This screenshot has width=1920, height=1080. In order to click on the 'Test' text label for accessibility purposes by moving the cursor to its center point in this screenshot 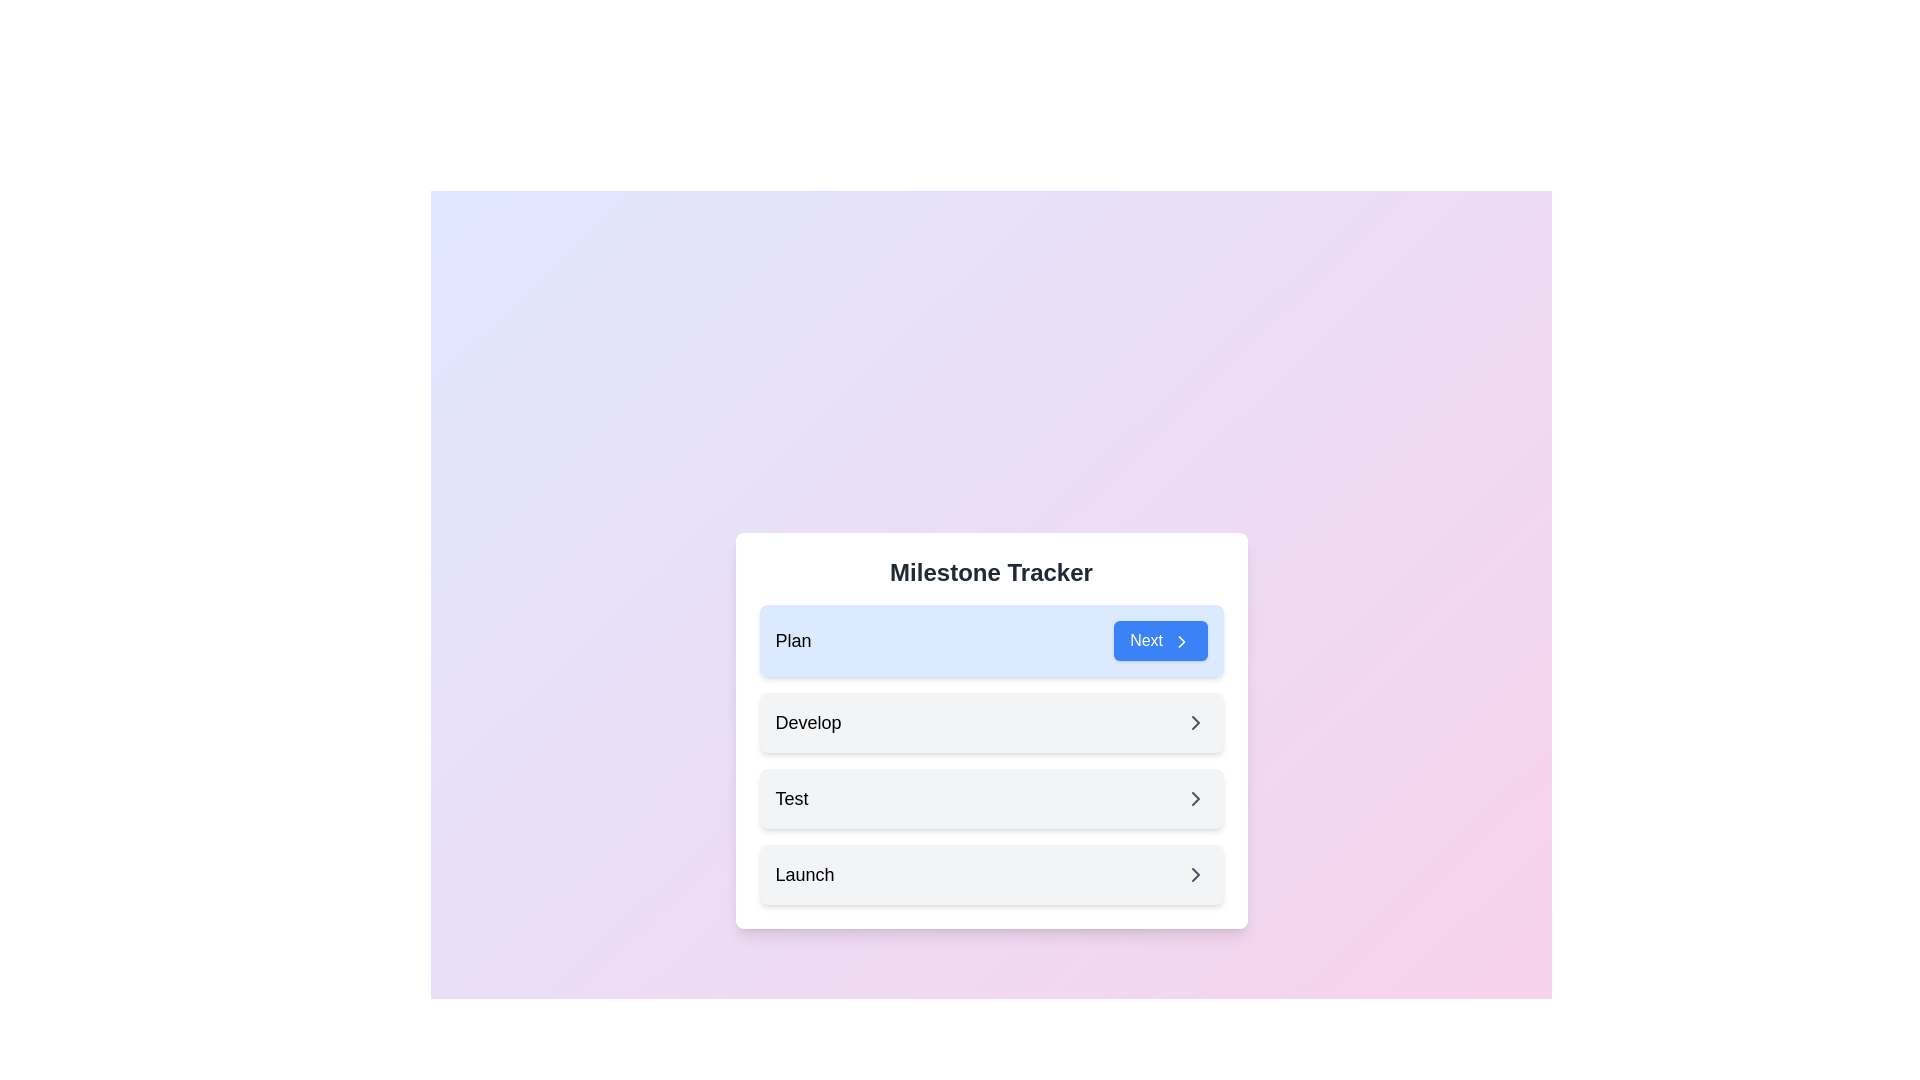, I will do `click(791, 797)`.